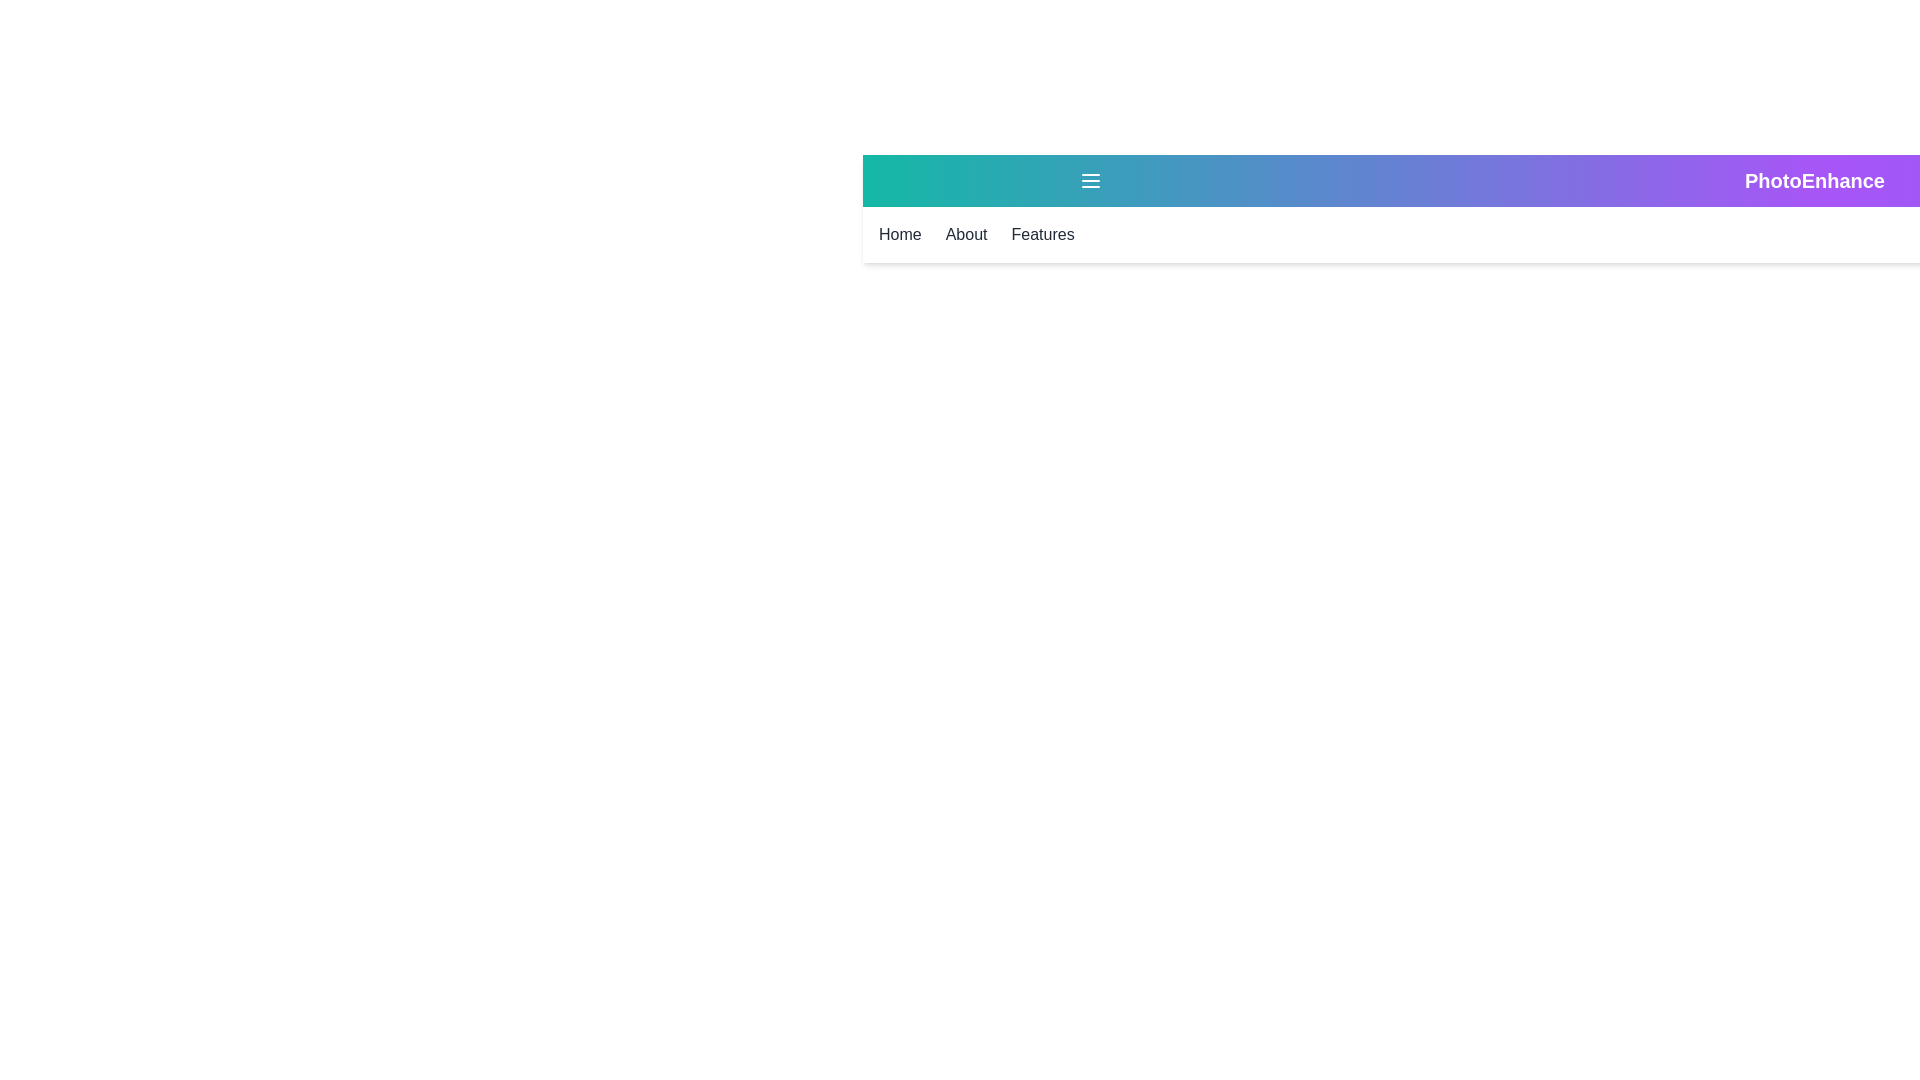 The height and width of the screenshot is (1080, 1920). What do you see at coordinates (1823, 208) in the screenshot?
I see `the gradient background to inspect its properties` at bounding box center [1823, 208].